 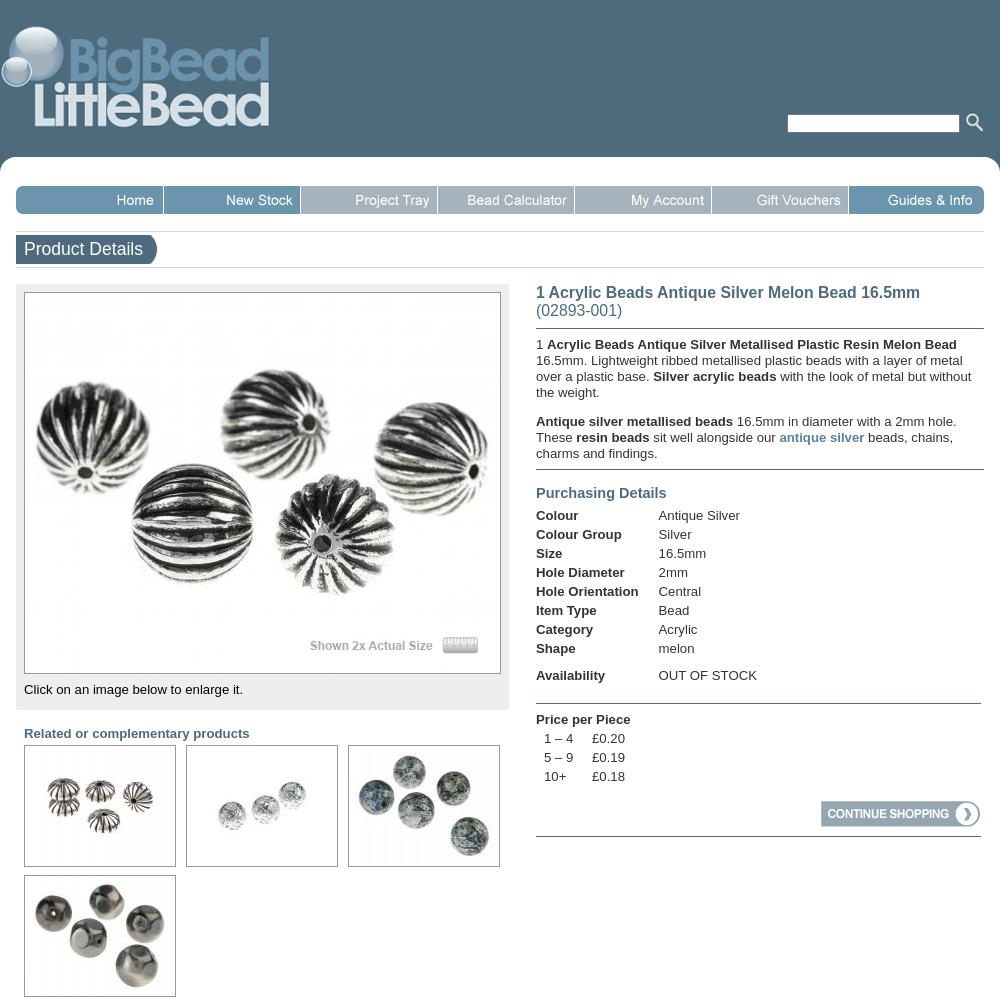 I want to click on '1 Acrylic Beads Antique Silver Melon Bead 16.5mm', so click(x=536, y=292).